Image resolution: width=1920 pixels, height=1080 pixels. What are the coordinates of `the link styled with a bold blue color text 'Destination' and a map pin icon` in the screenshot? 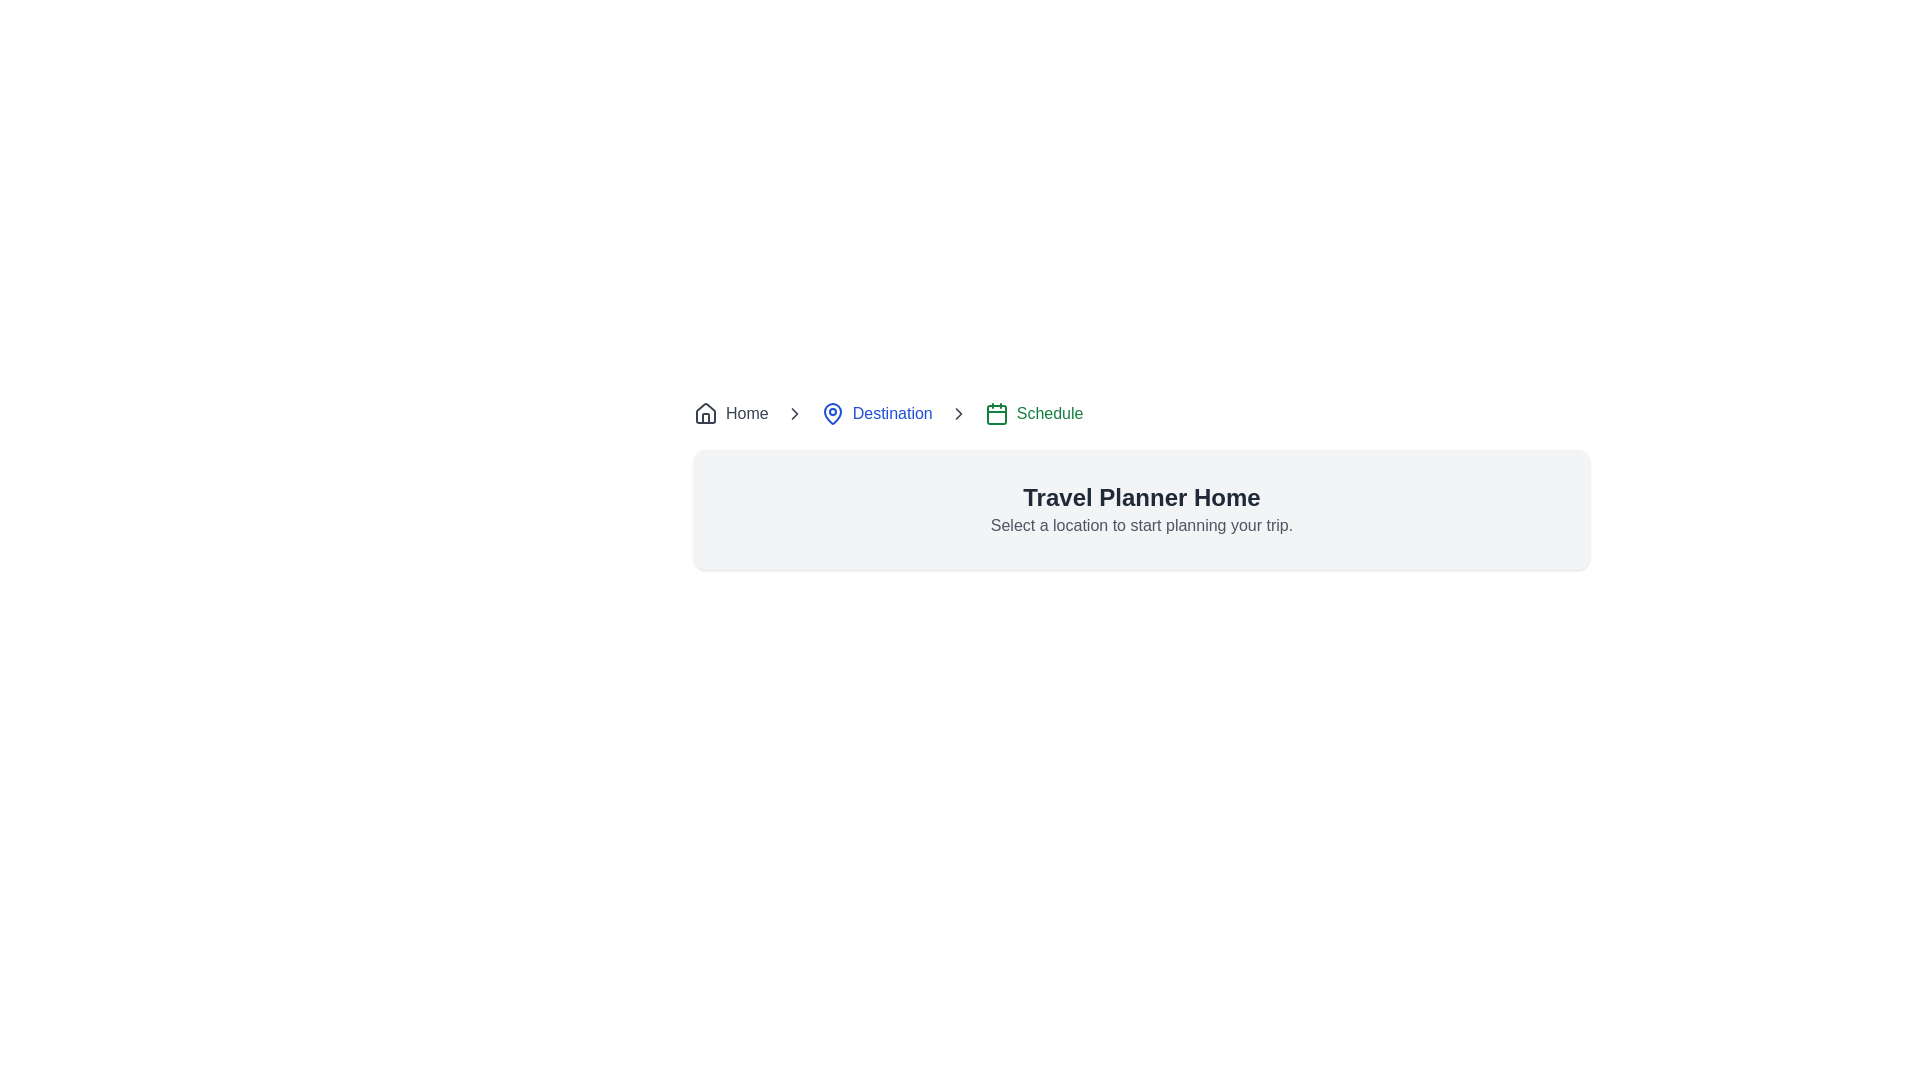 It's located at (876, 412).